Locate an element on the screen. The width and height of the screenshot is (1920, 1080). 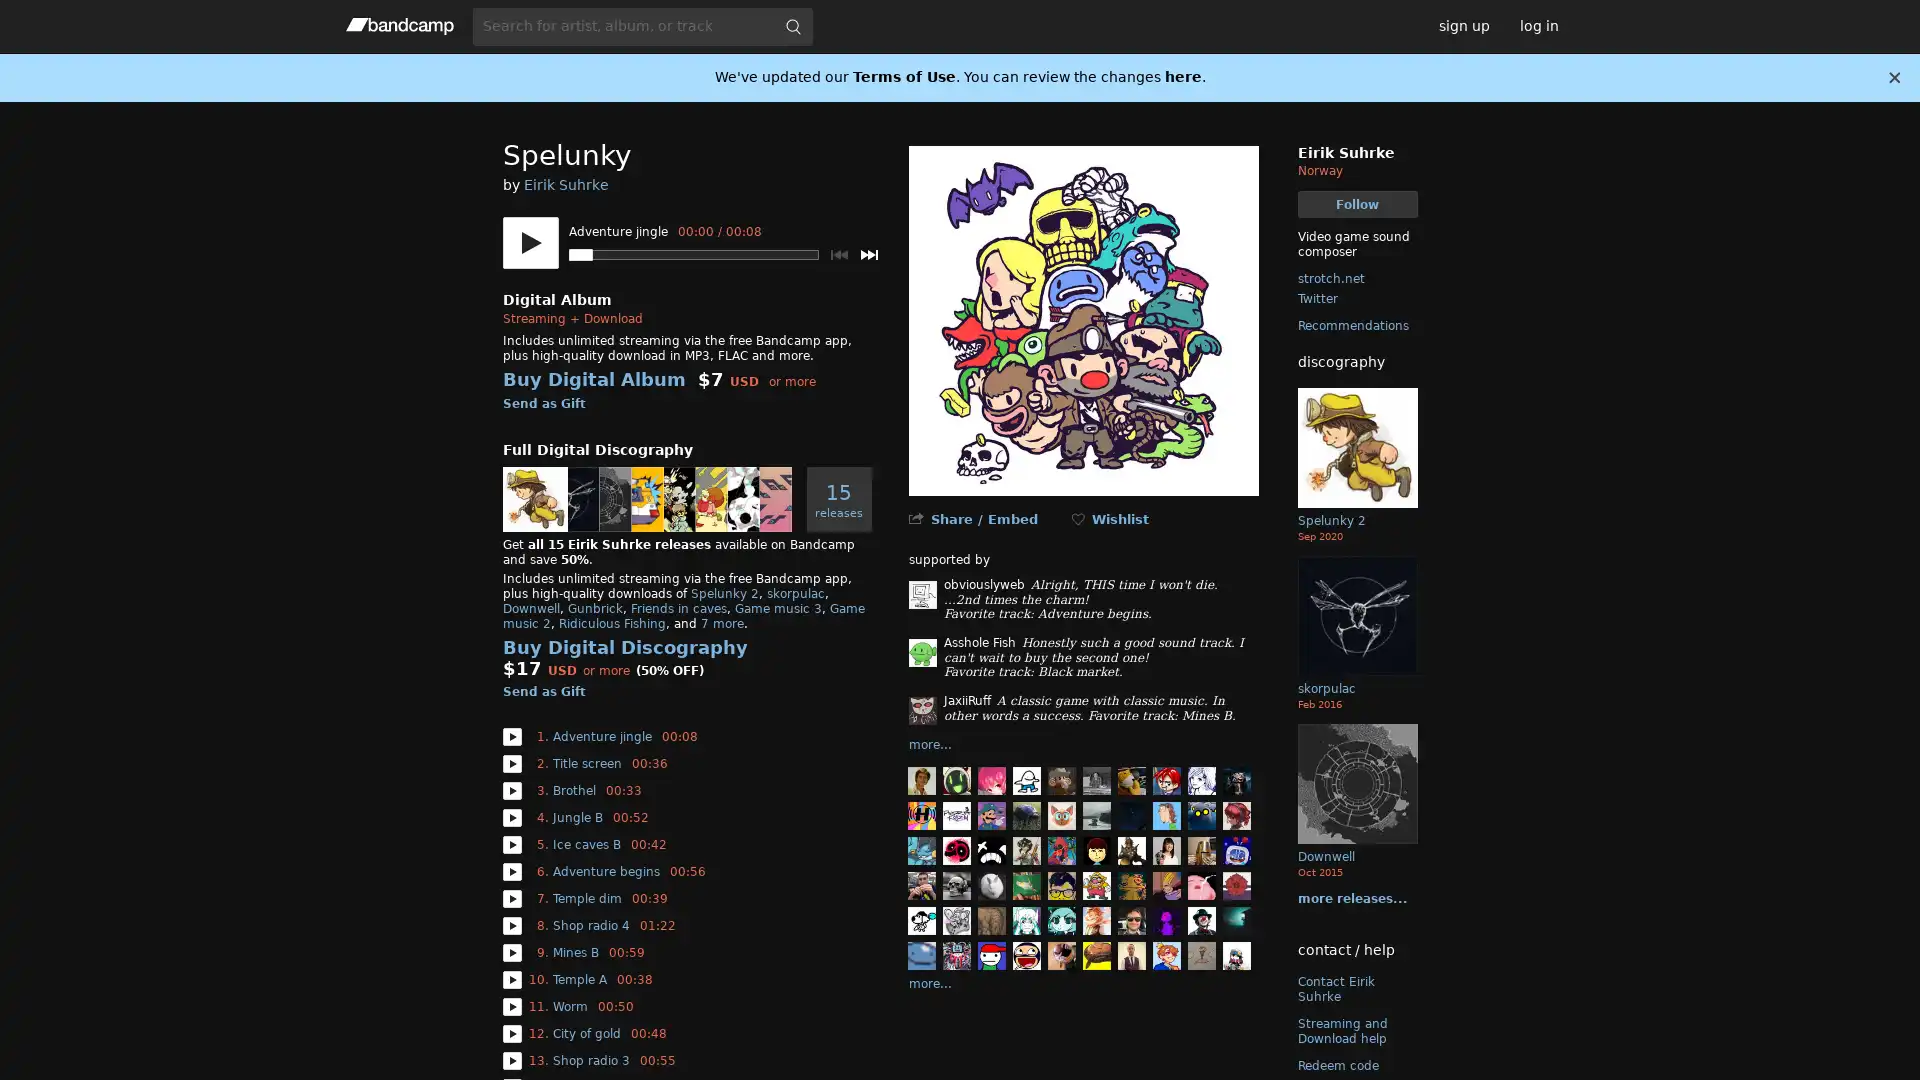
Play Temple A is located at coordinates (511, 978).